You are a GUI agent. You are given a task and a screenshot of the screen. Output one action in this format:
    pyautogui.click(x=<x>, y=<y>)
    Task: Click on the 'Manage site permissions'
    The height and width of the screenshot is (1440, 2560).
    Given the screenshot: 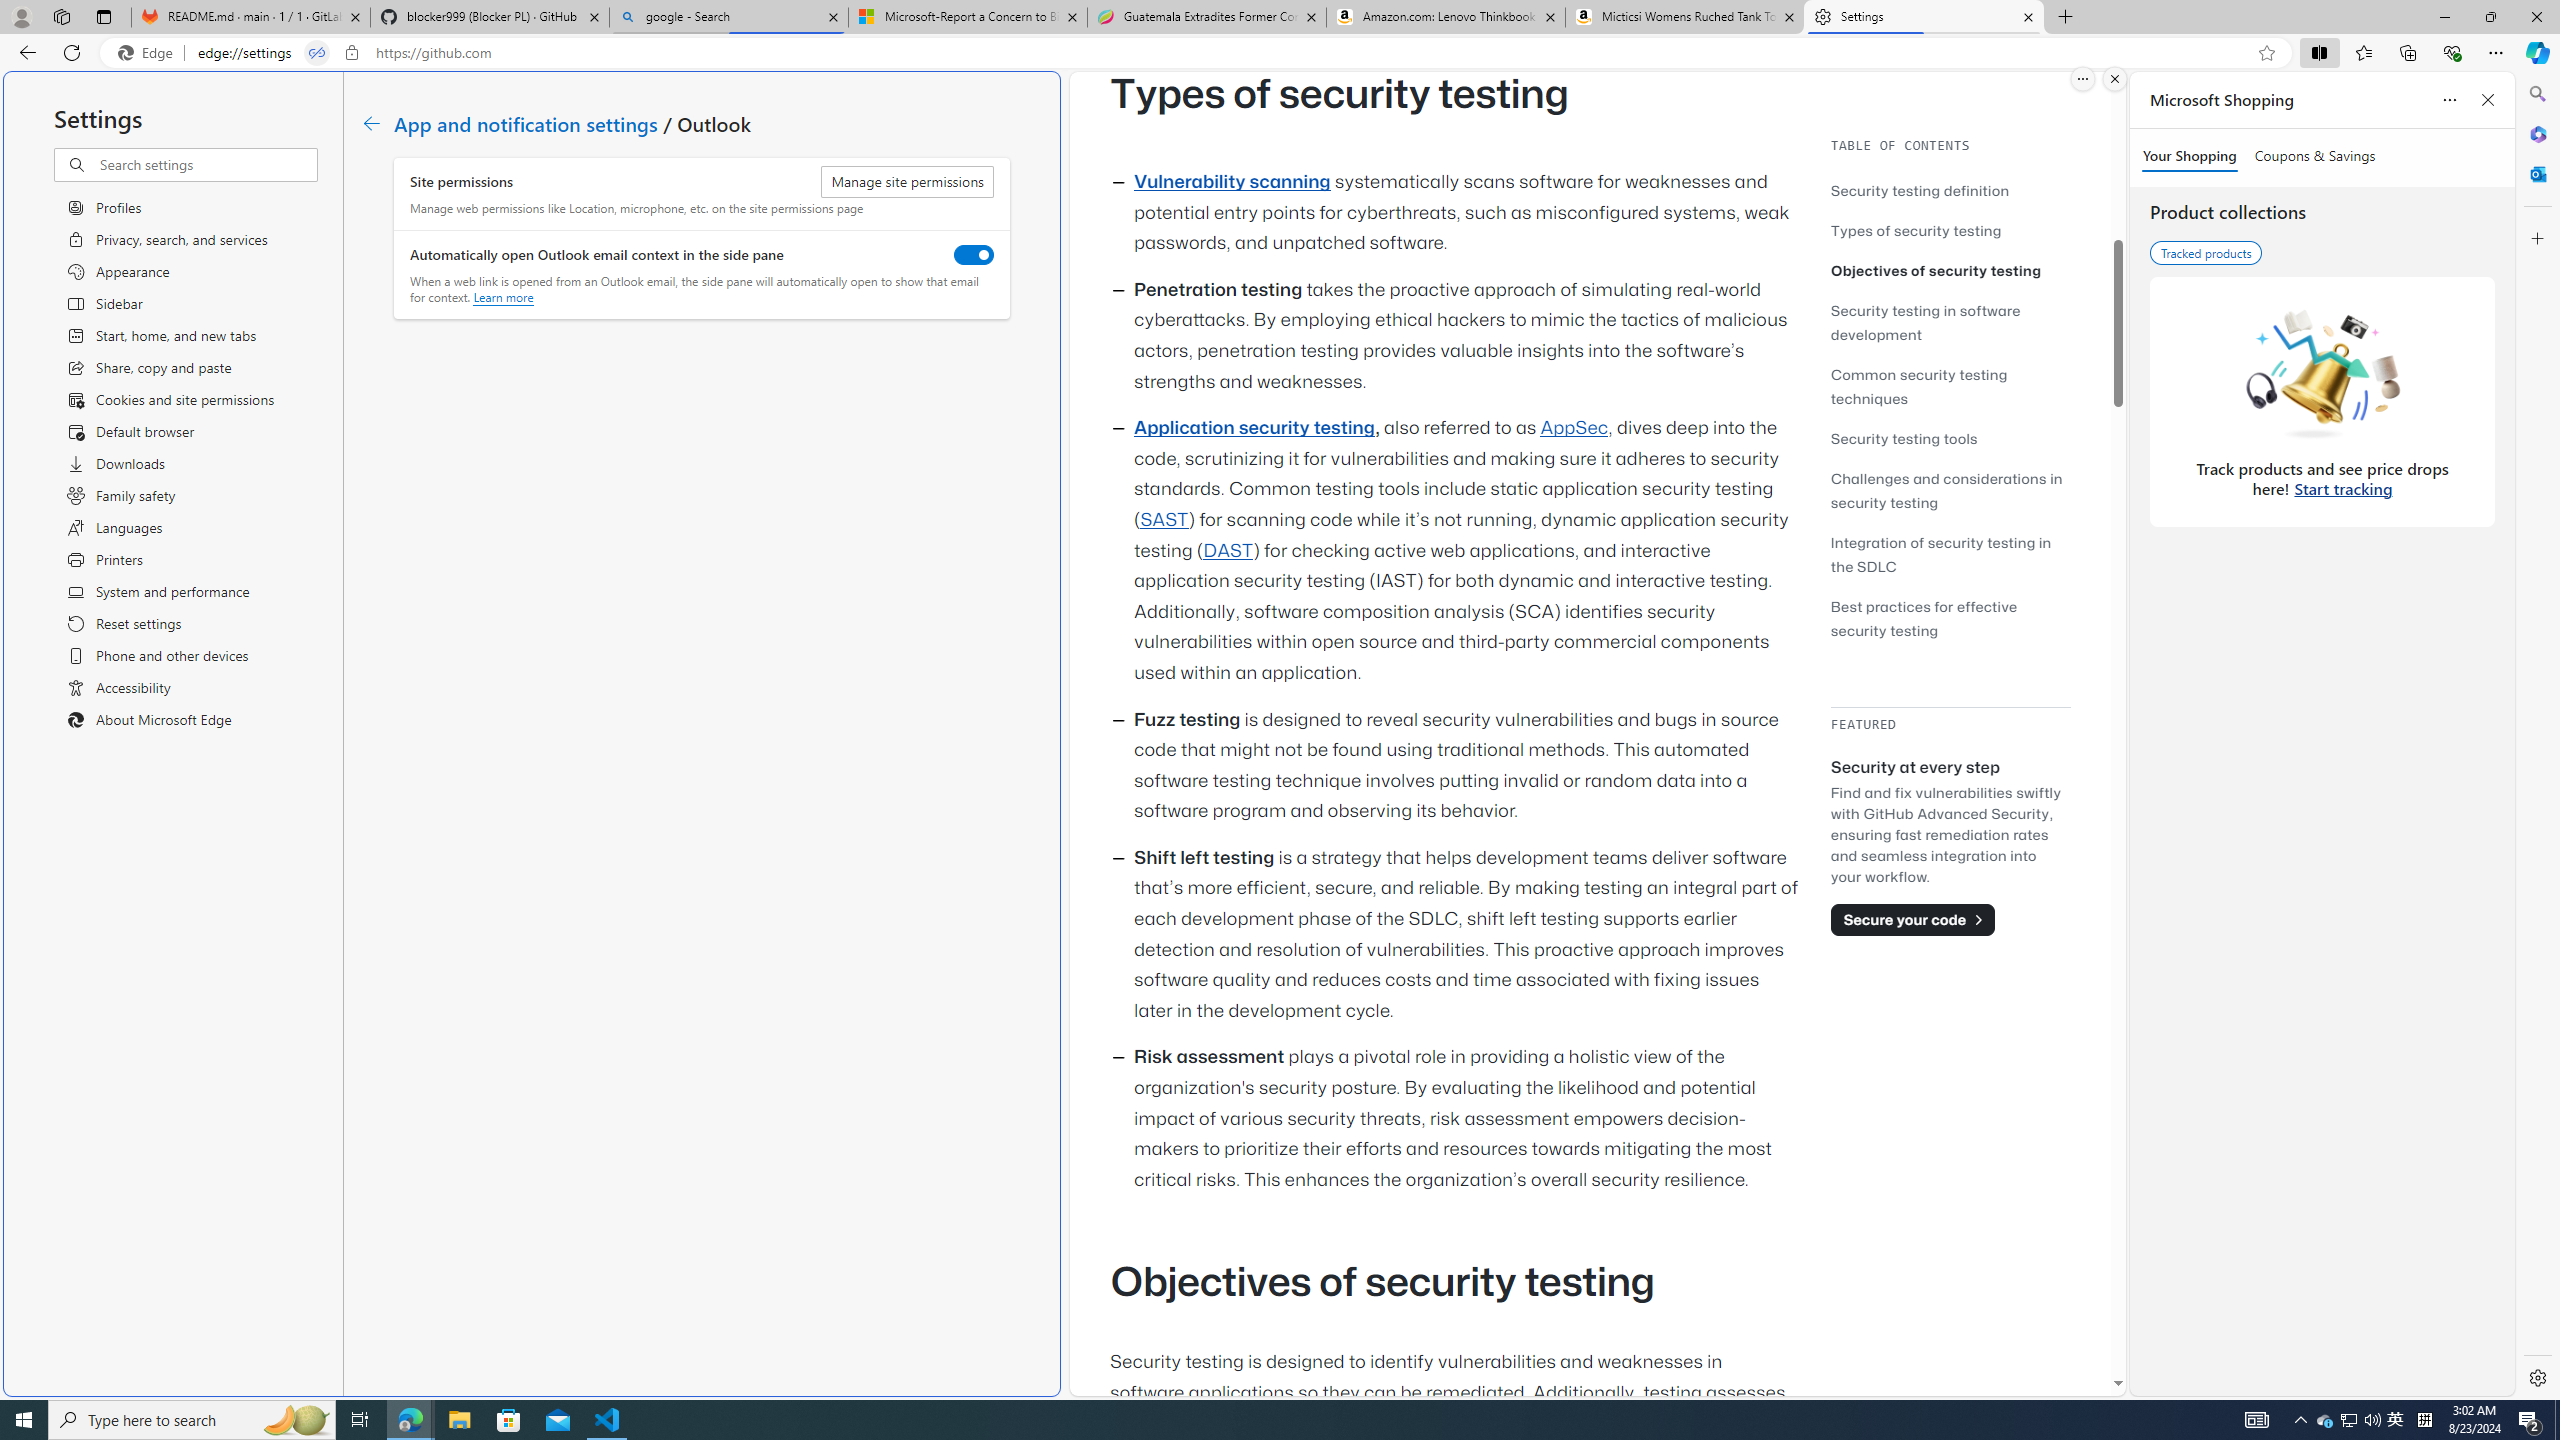 What is the action you would take?
    pyautogui.click(x=906, y=181)
    